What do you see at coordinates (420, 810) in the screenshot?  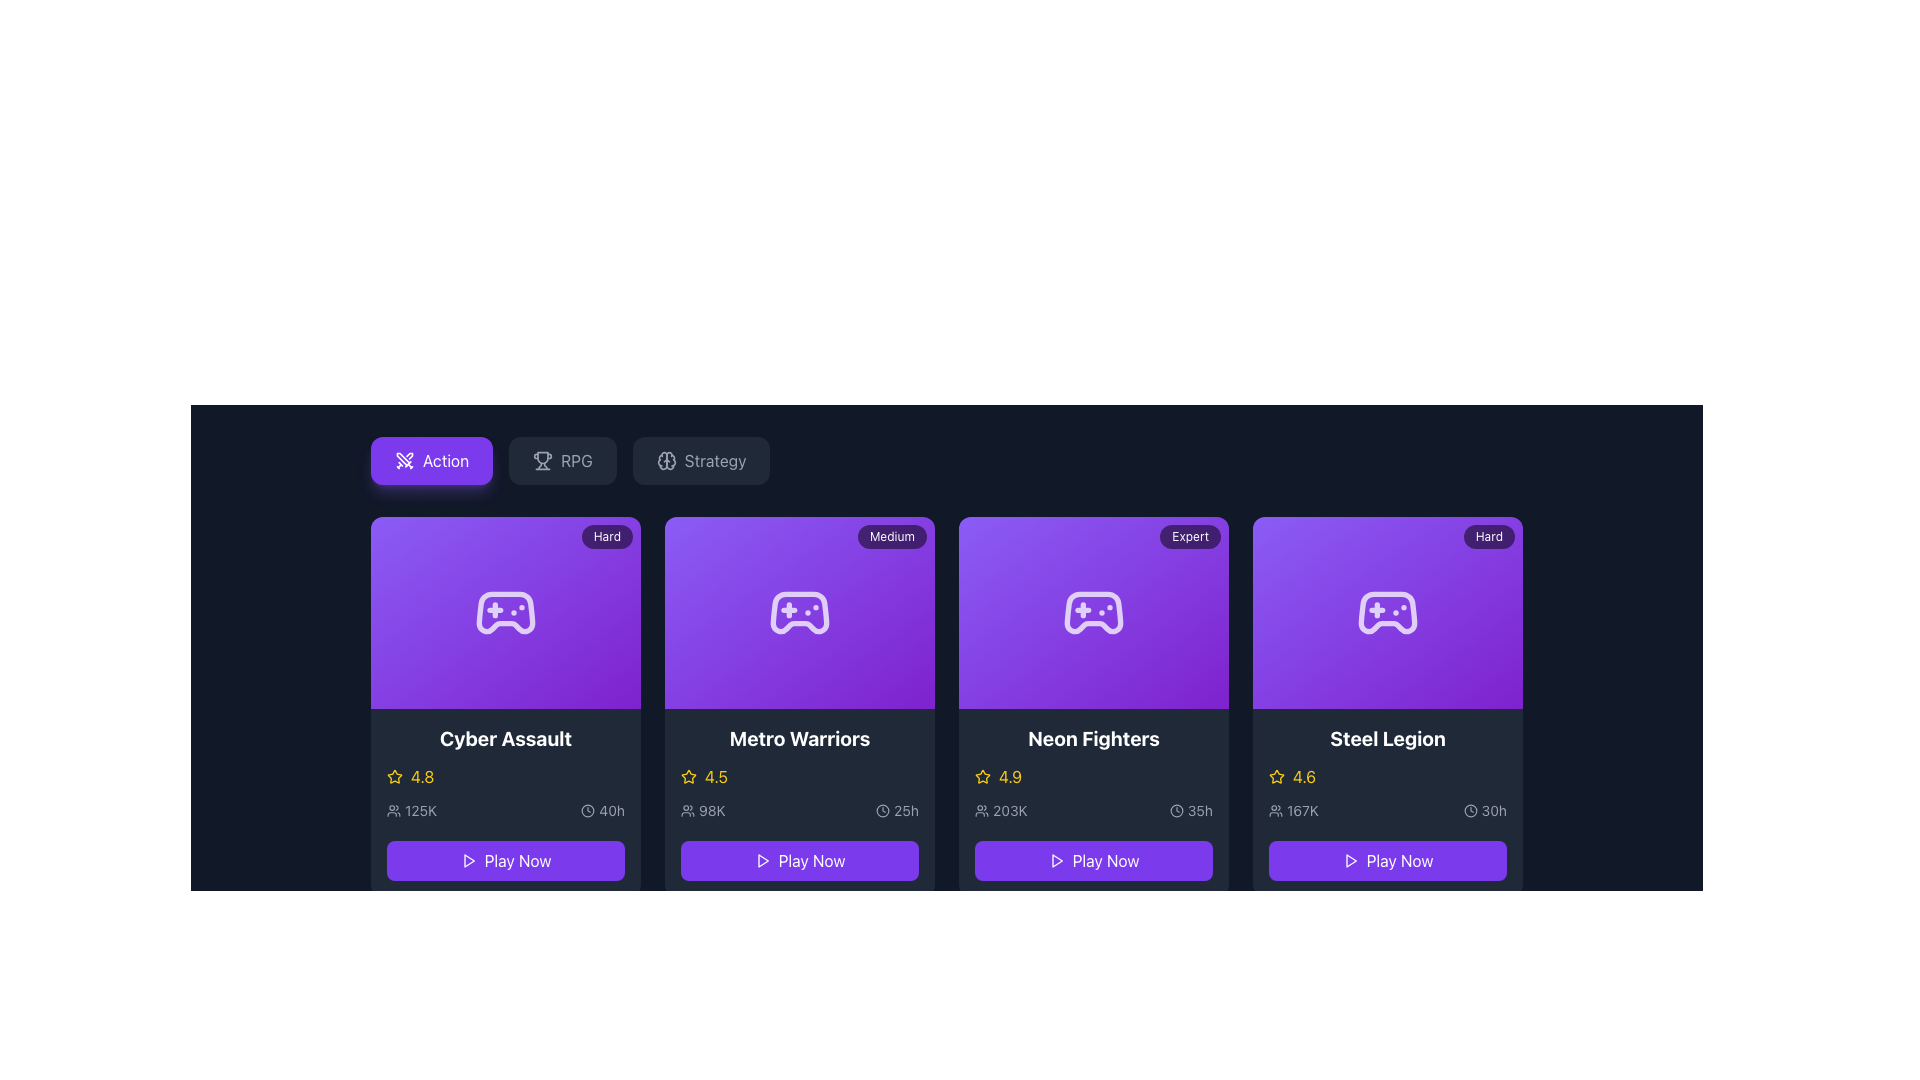 I see `numerical value displayed on the text label located in the bottom-left corner of the 'Cyber Assault' card, adjacent to the group icon and above the 'Play Now' button` at bounding box center [420, 810].